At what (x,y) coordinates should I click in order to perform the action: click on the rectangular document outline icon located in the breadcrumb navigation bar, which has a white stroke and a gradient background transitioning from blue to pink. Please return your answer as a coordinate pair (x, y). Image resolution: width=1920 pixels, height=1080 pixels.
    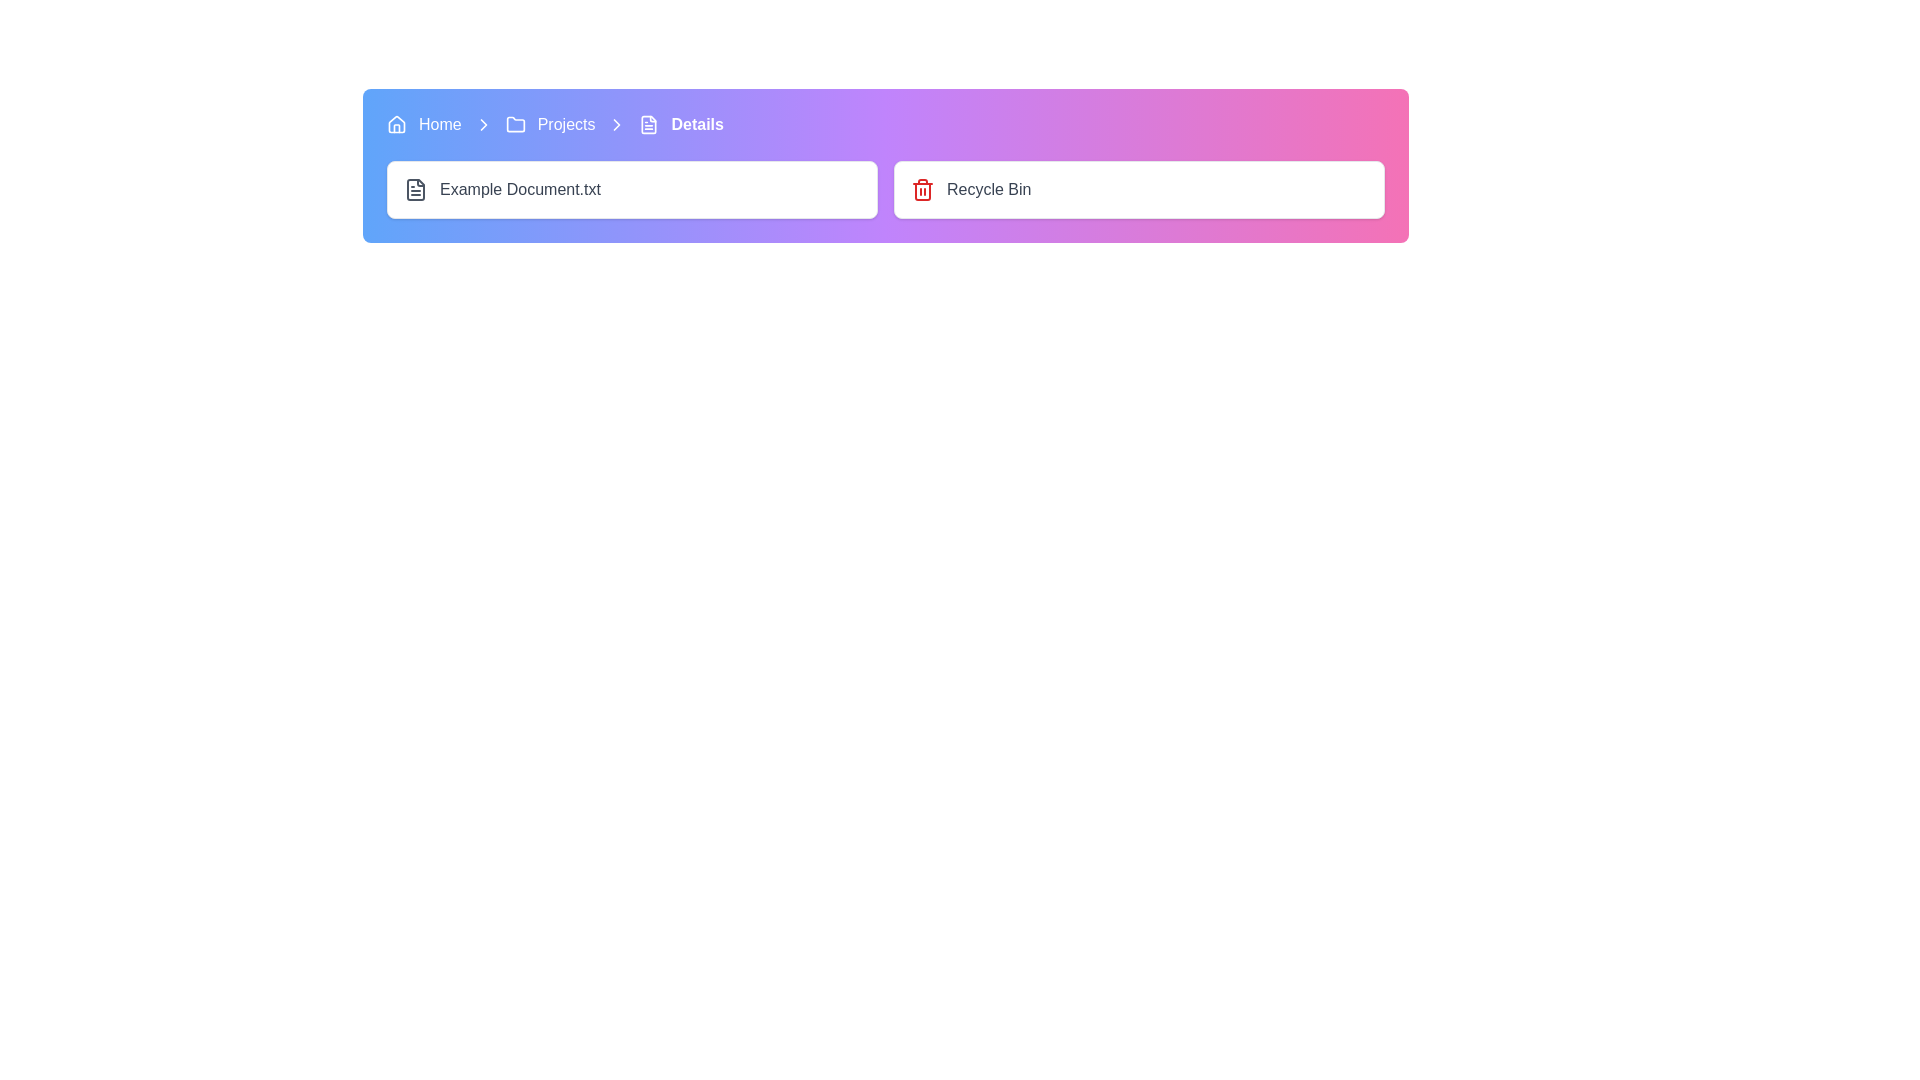
    Looking at the image, I should click on (649, 124).